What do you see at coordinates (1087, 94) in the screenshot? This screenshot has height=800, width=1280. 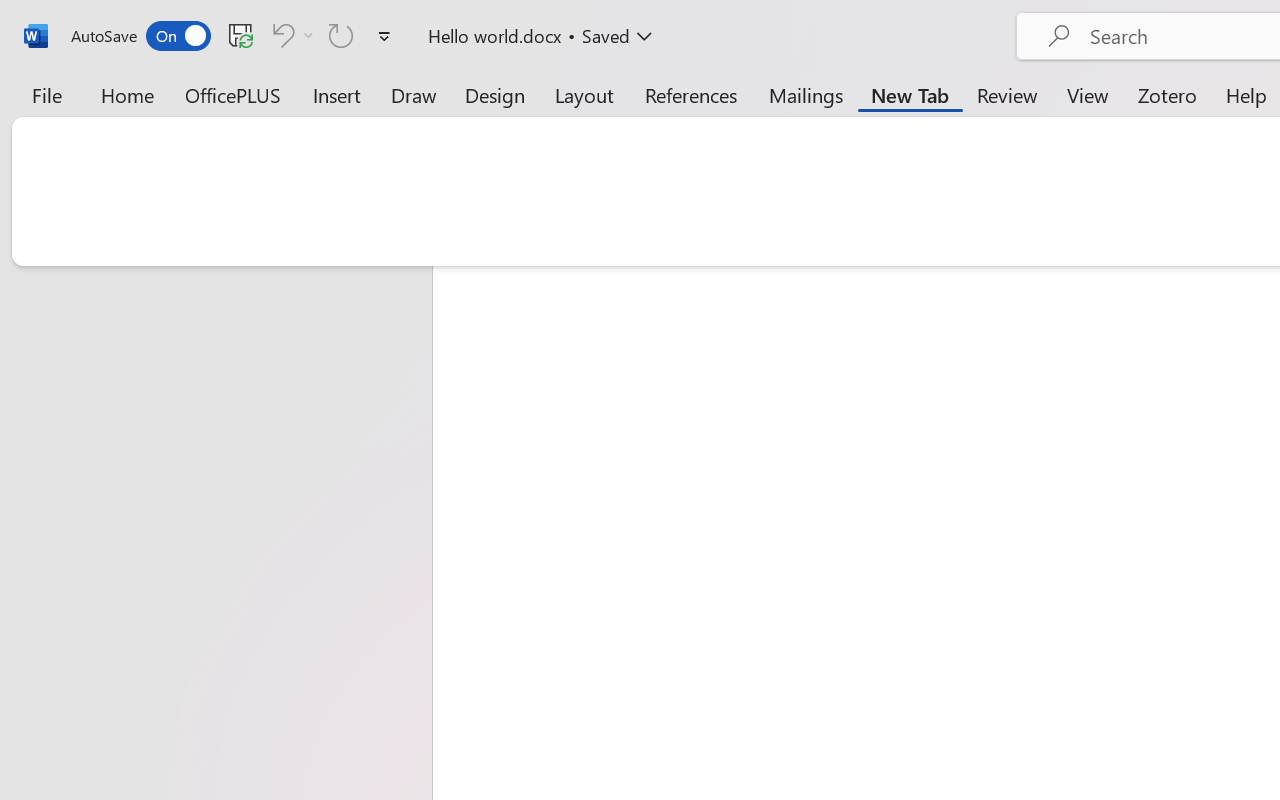 I see `'View'` at bounding box center [1087, 94].